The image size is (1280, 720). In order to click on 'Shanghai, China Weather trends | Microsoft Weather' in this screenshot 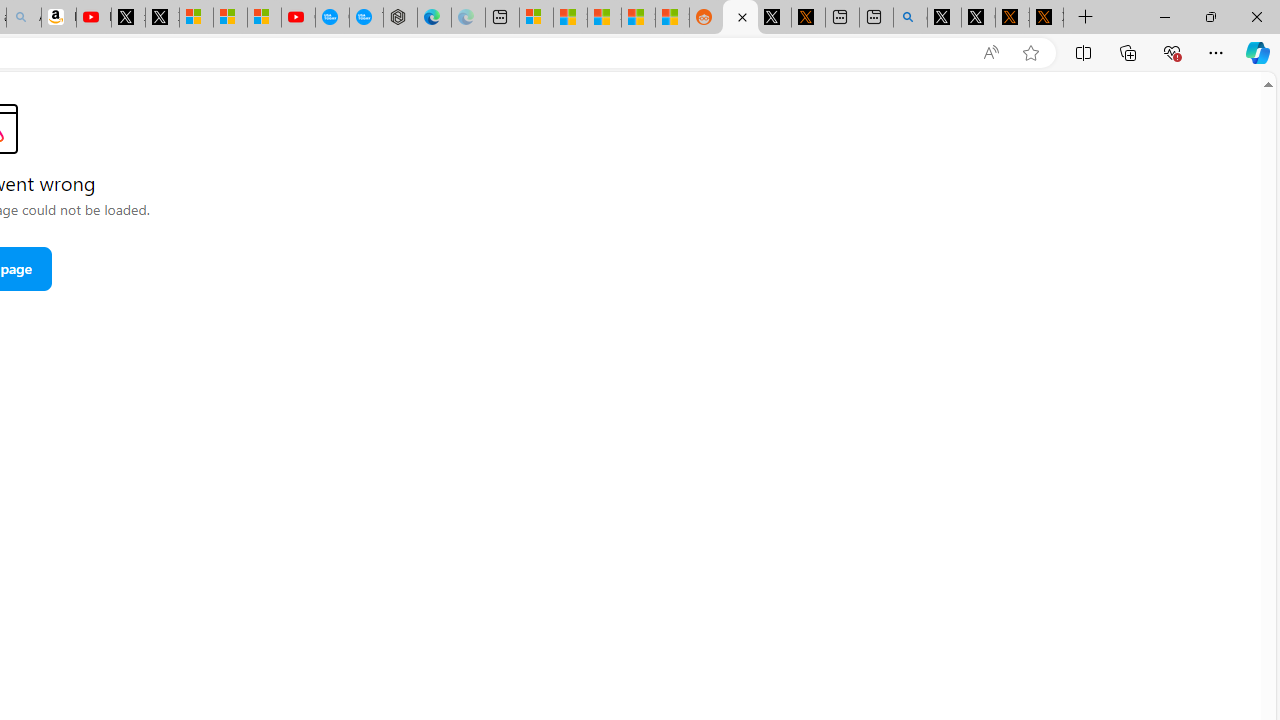, I will do `click(672, 17)`.